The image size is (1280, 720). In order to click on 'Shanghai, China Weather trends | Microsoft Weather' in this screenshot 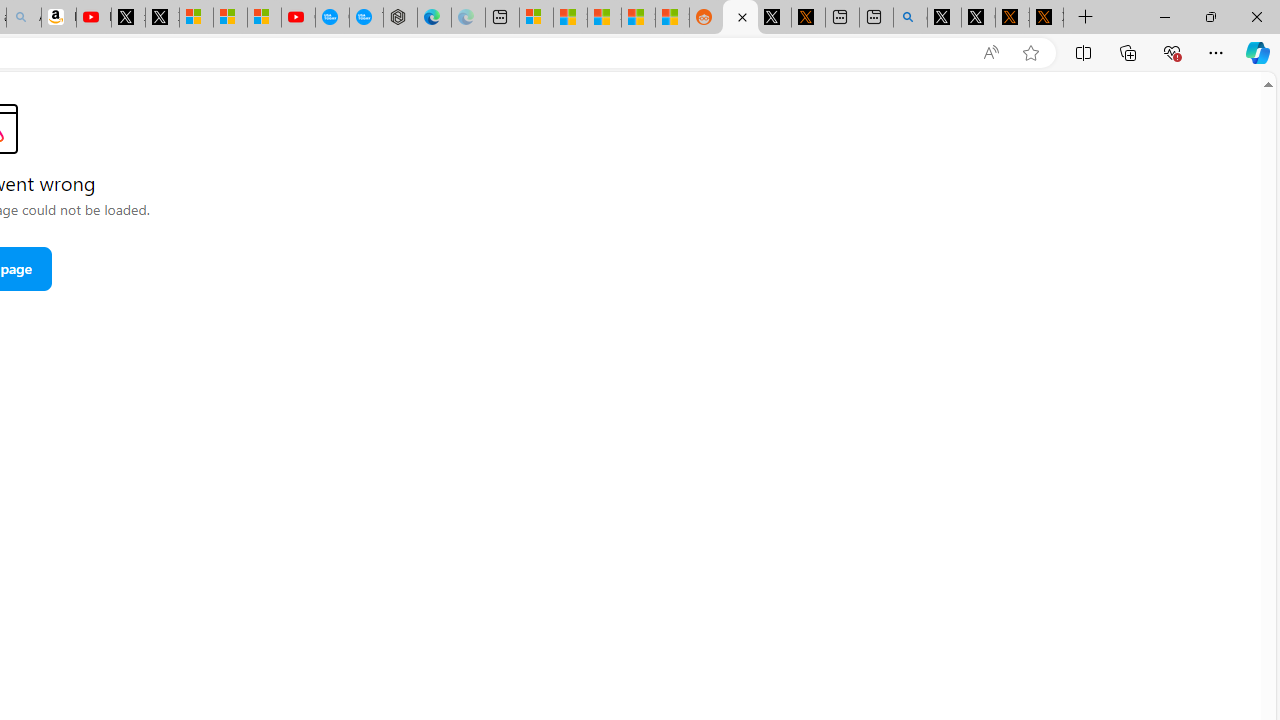, I will do `click(672, 17)`.